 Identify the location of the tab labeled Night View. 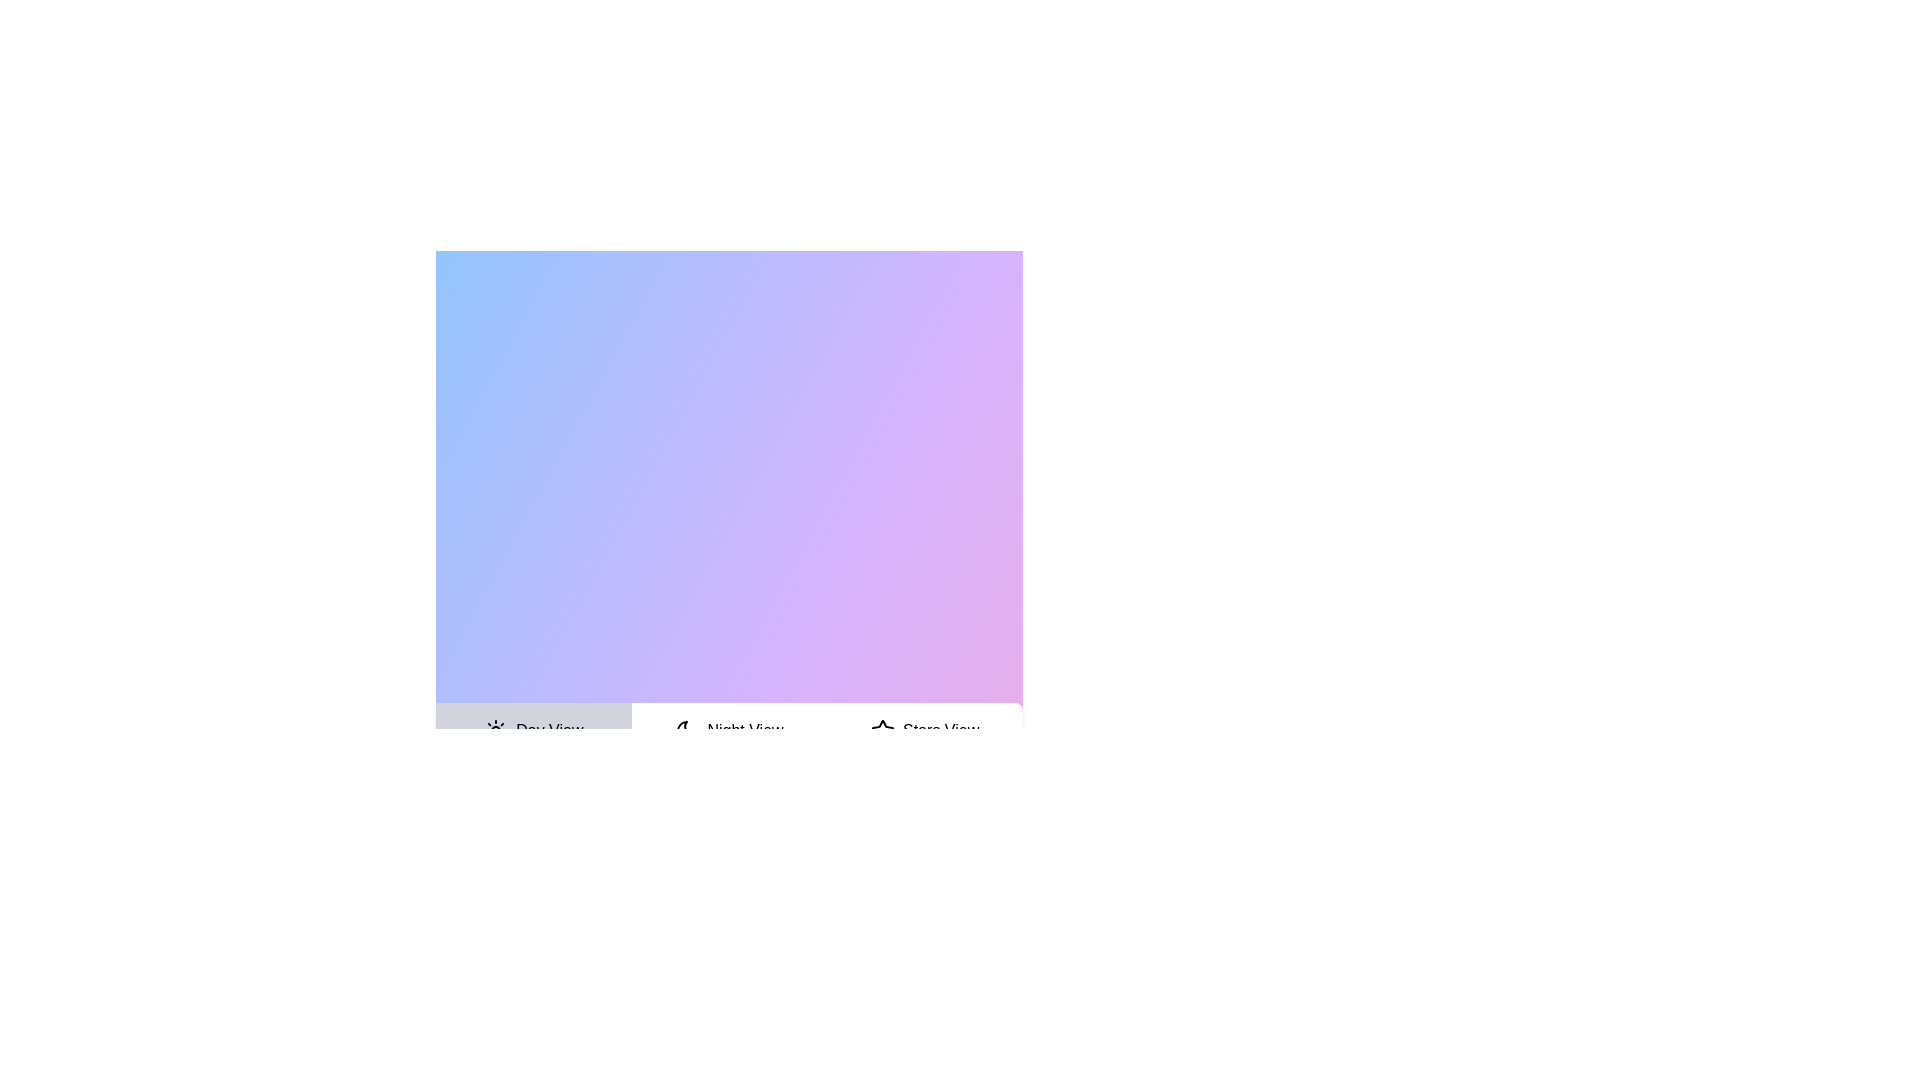
(728, 730).